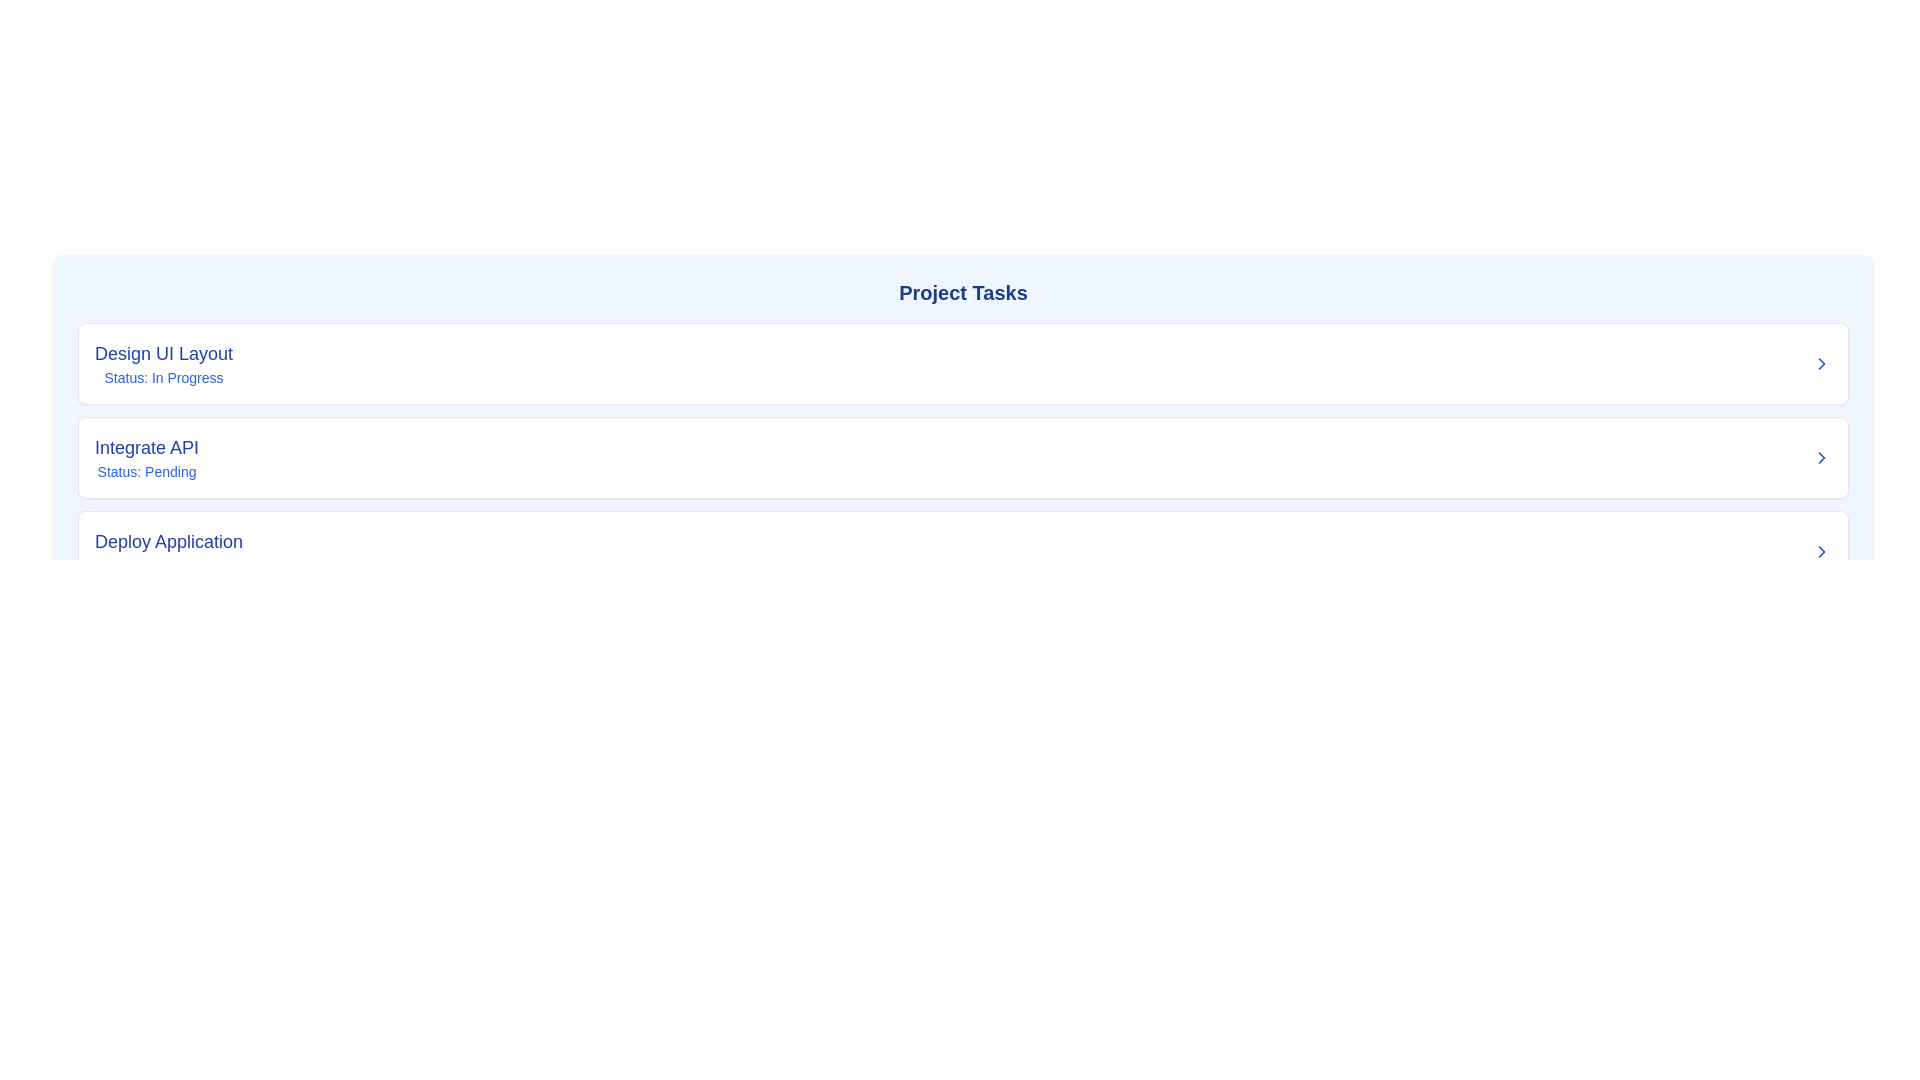 This screenshot has height=1080, width=1920. I want to click on the chevron-right icon, so click(1822, 551).